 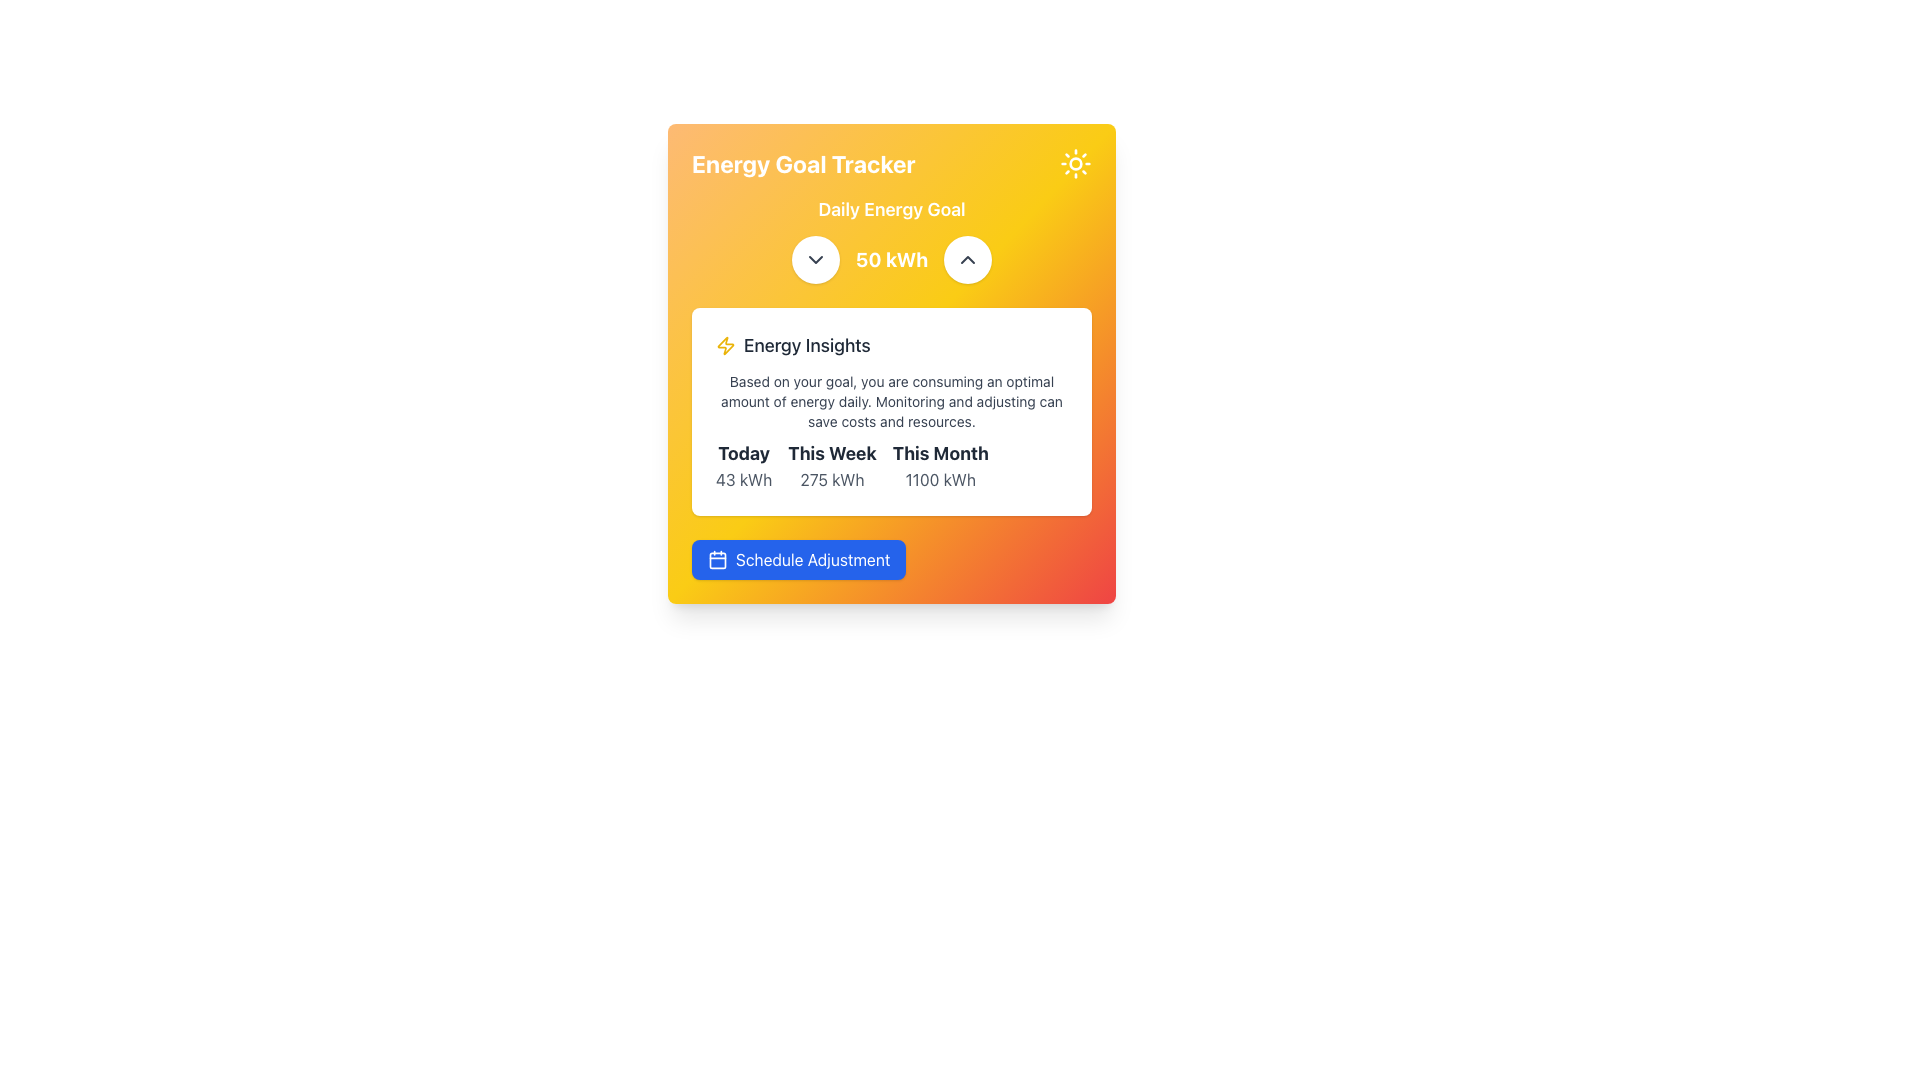 I want to click on the Text display (informative) that shows 'This Month' and '1100 kWh', which is the third element in the 'Energy Insights' section, so click(x=939, y=466).